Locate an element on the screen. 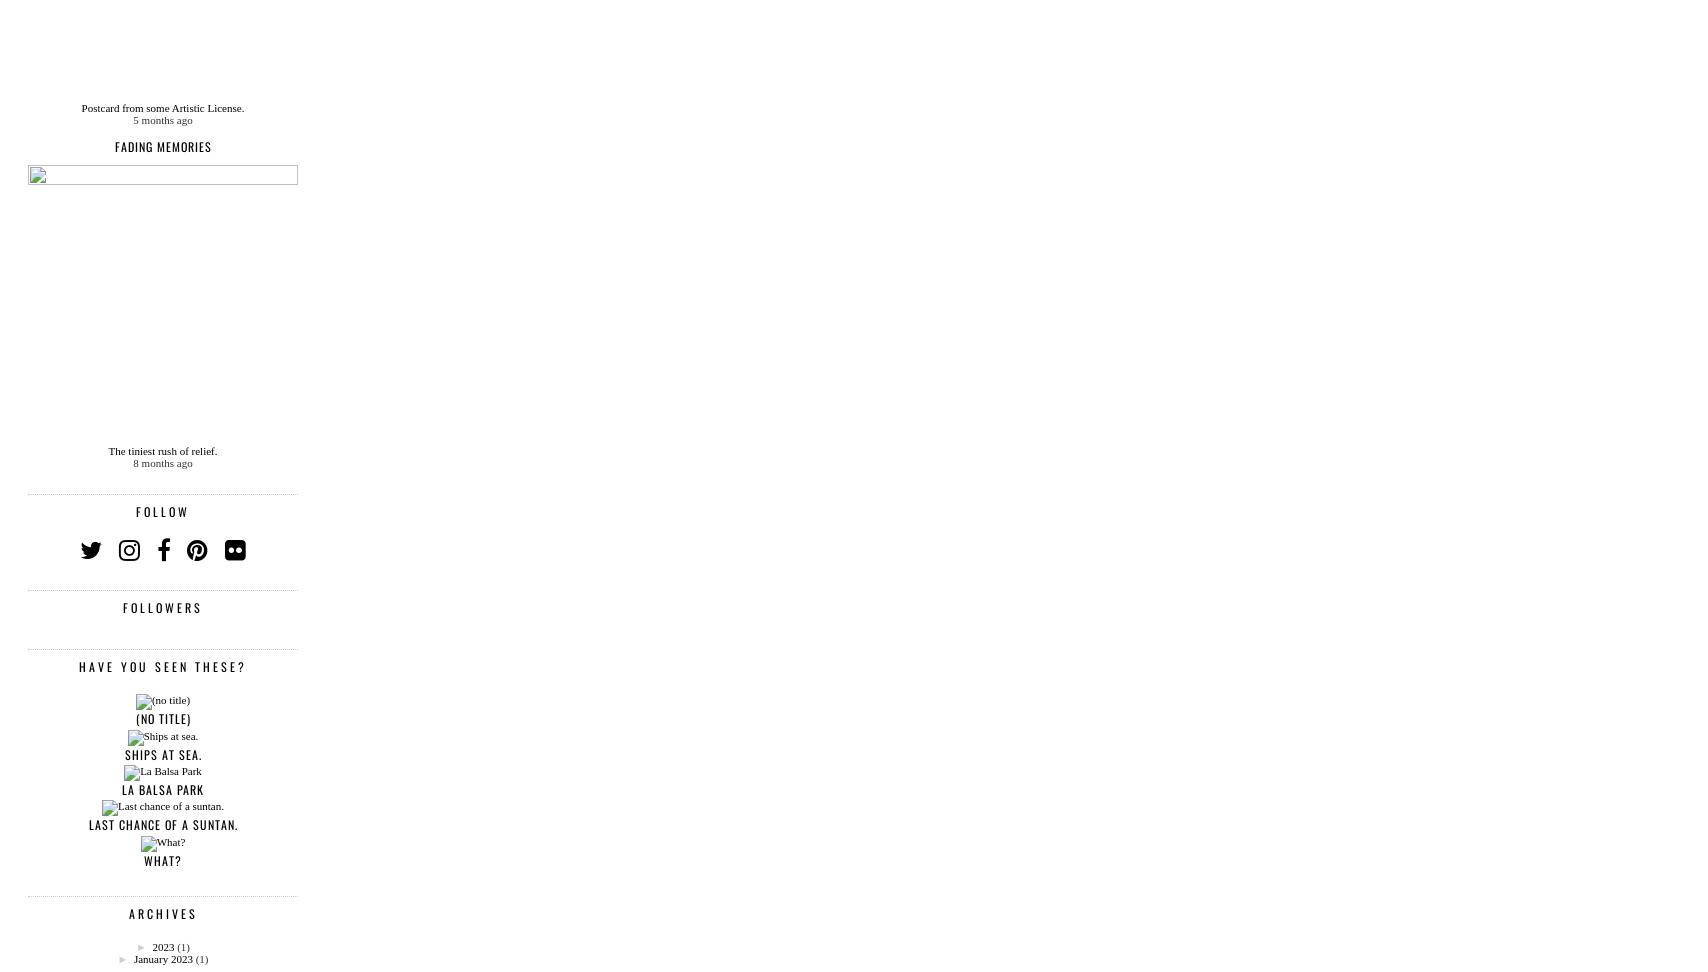 This screenshot has width=1708, height=972. 'Follow' is located at coordinates (162, 511).